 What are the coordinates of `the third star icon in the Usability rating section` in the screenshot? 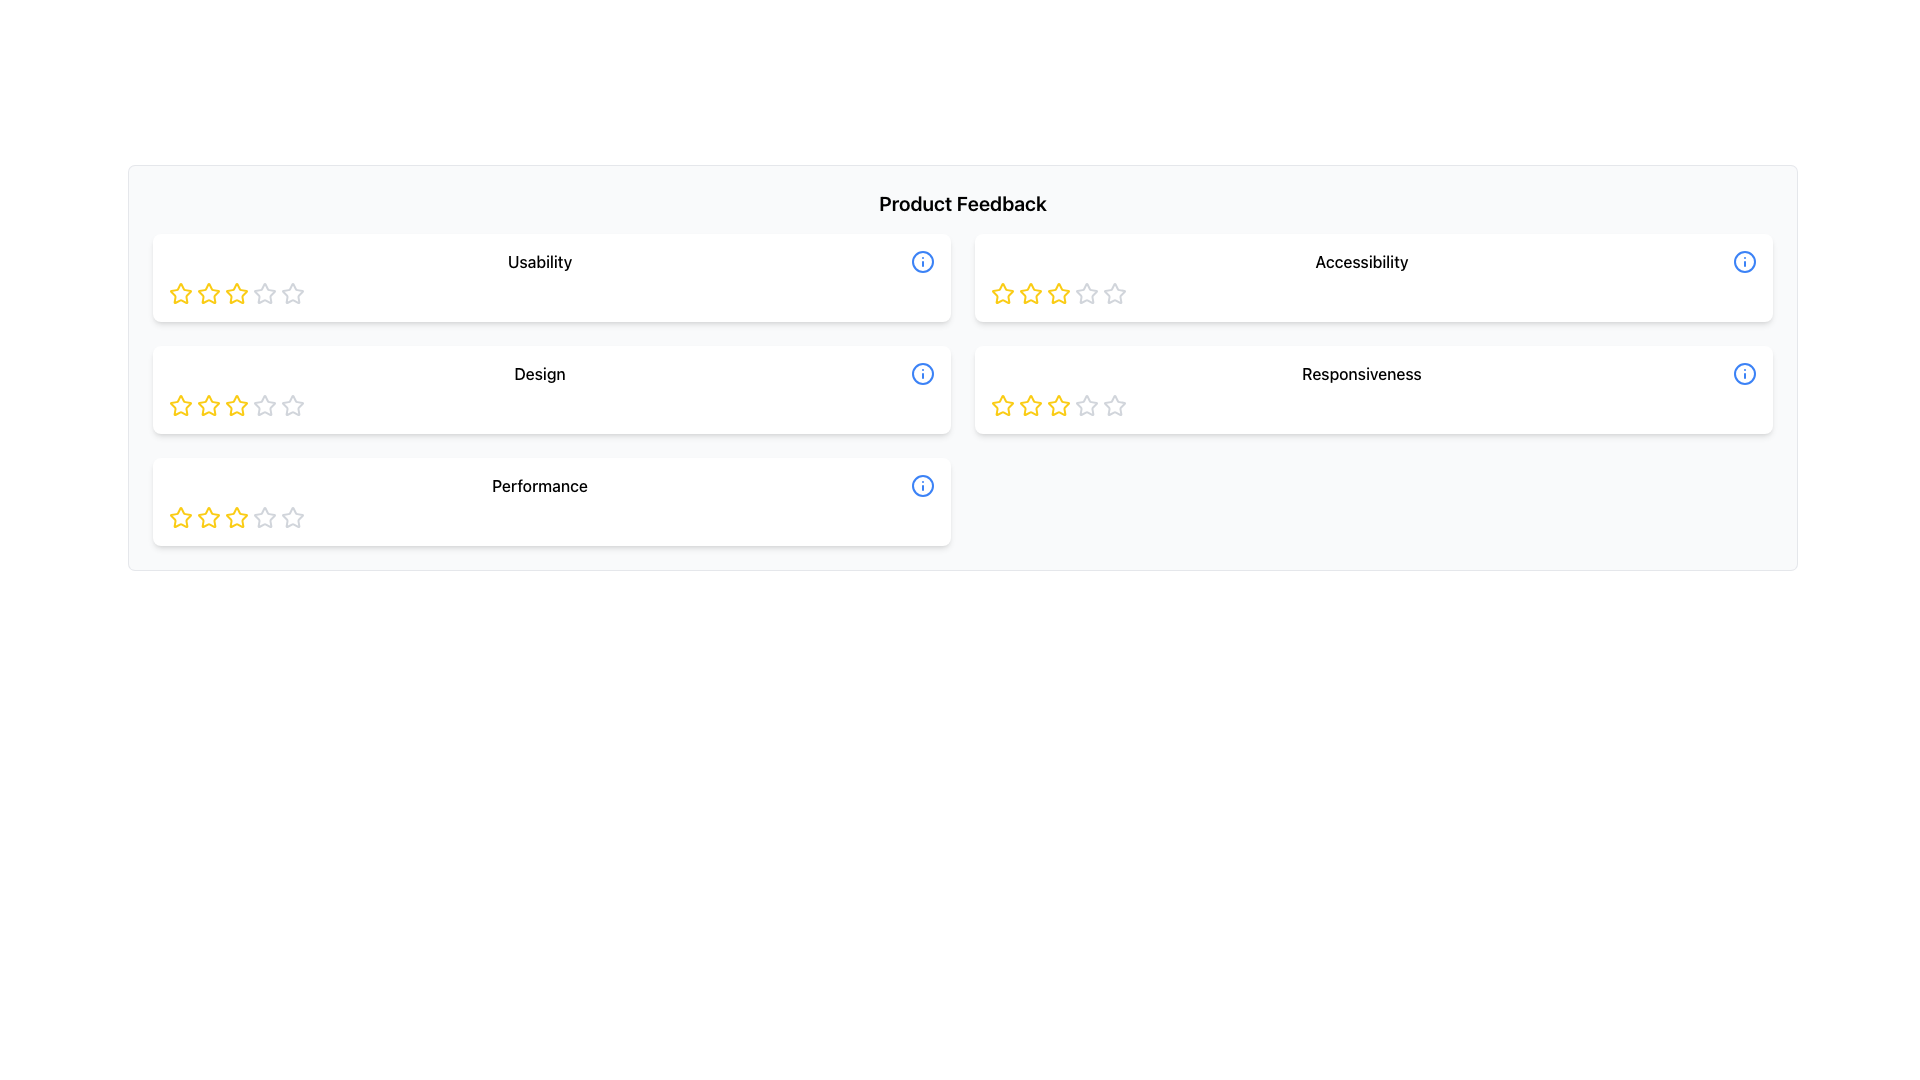 It's located at (209, 293).